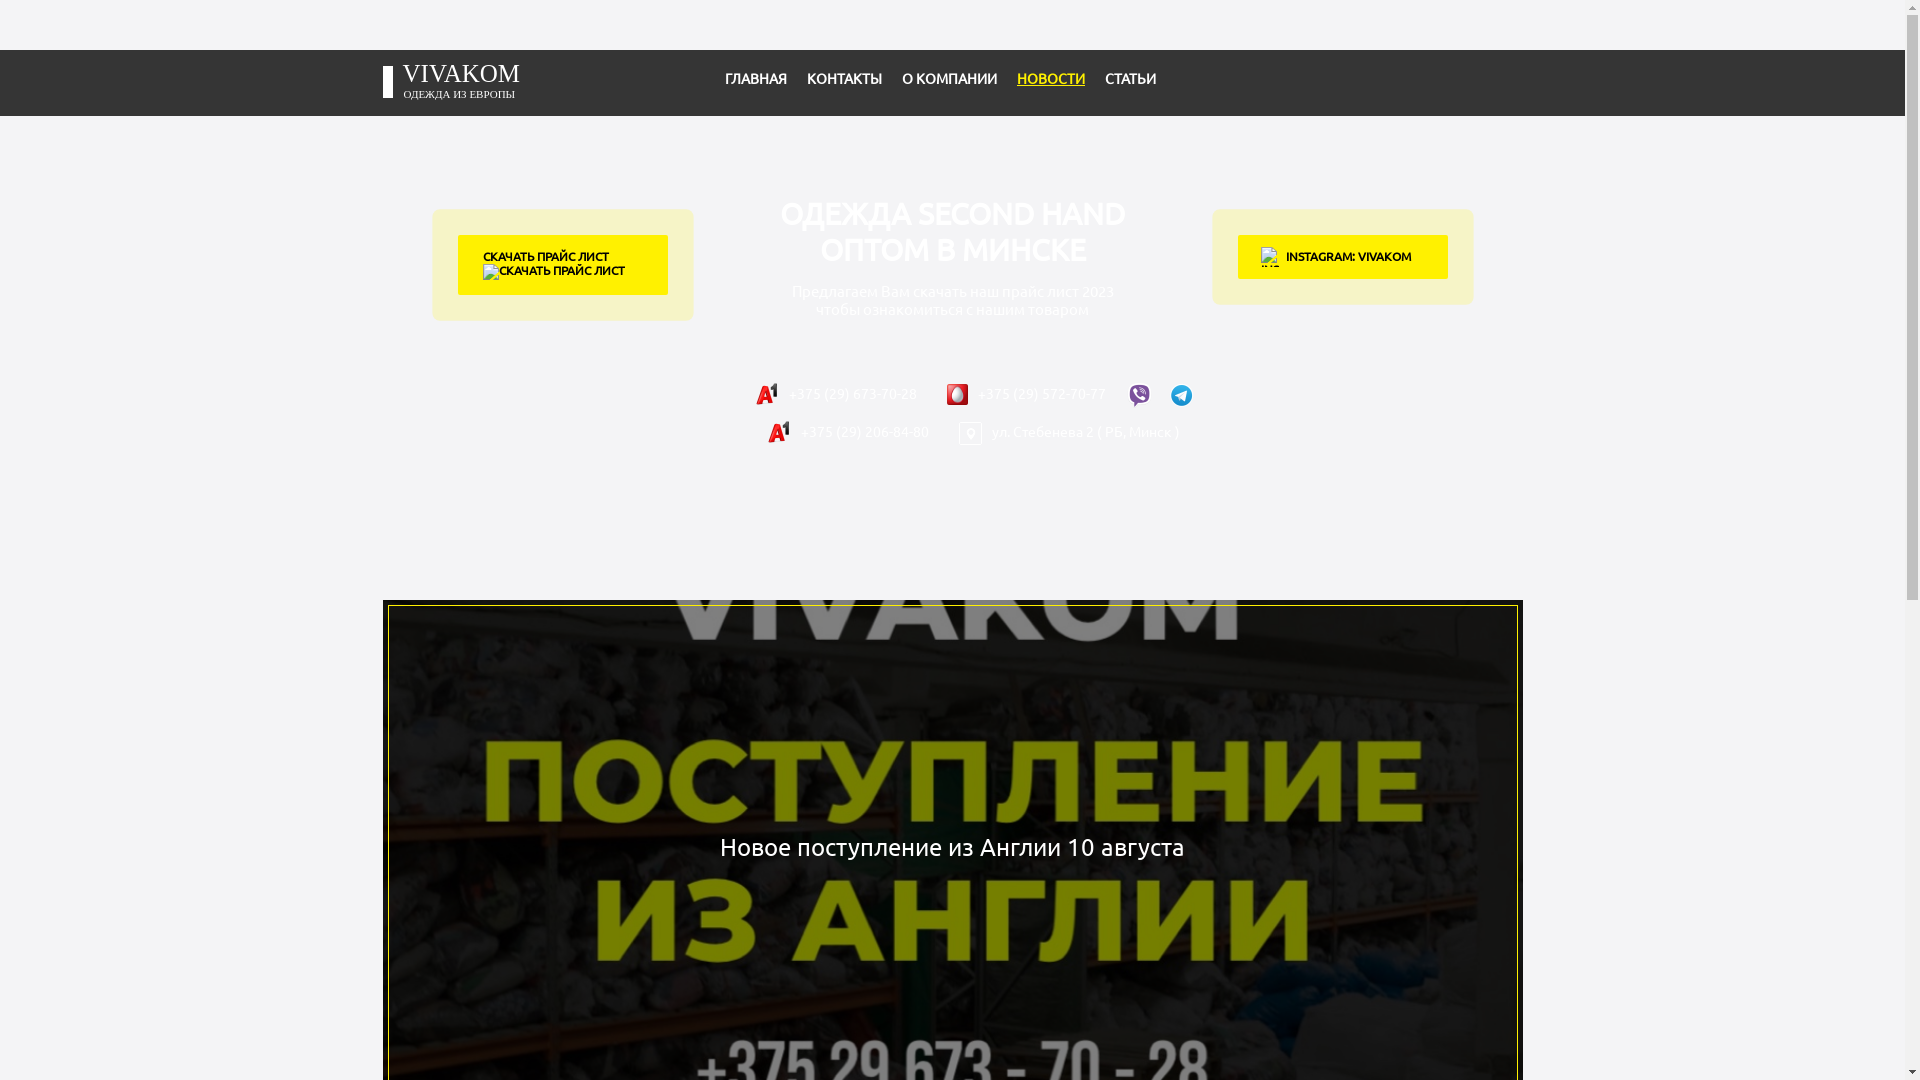  Describe the element at coordinates (847, 431) in the screenshot. I see `'+375 (29) 206-84-80'` at that location.